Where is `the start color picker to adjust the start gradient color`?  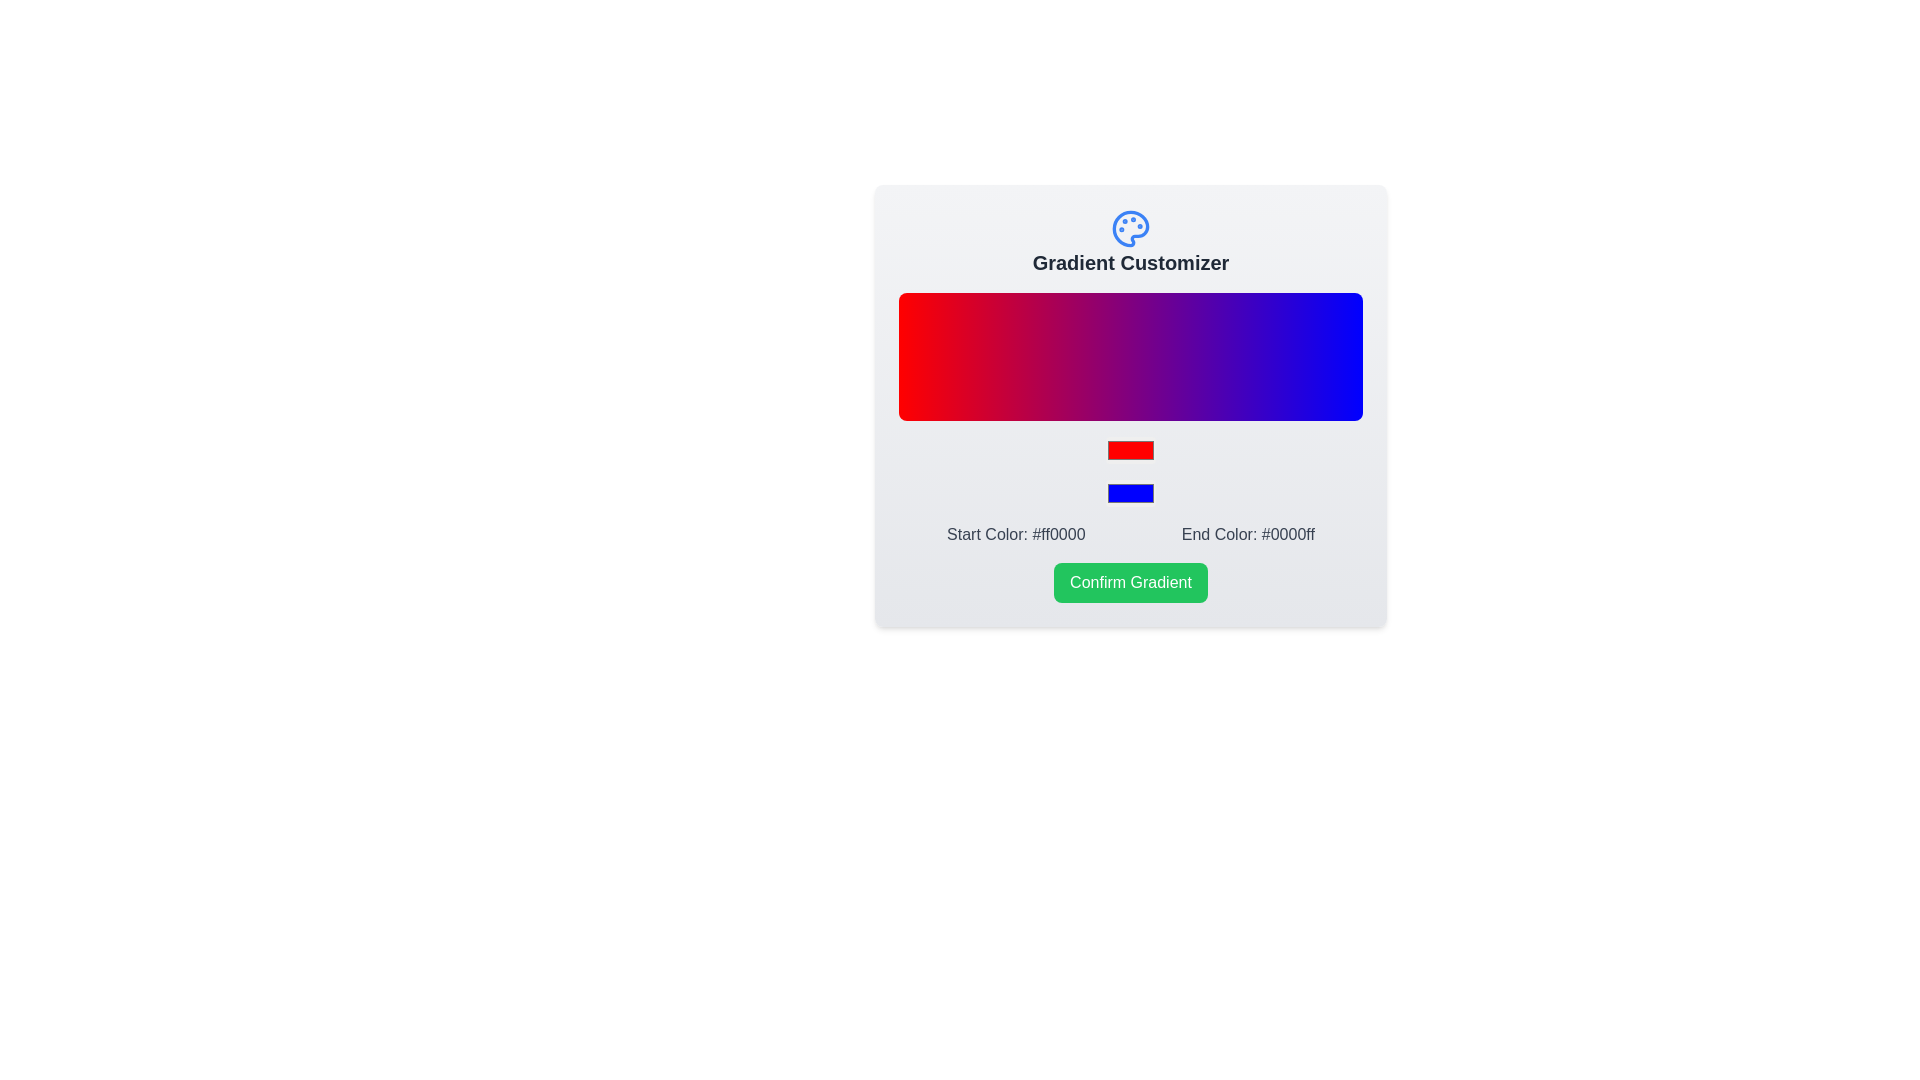 the start color picker to adjust the start gradient color is located at coordinates (1131, 450).